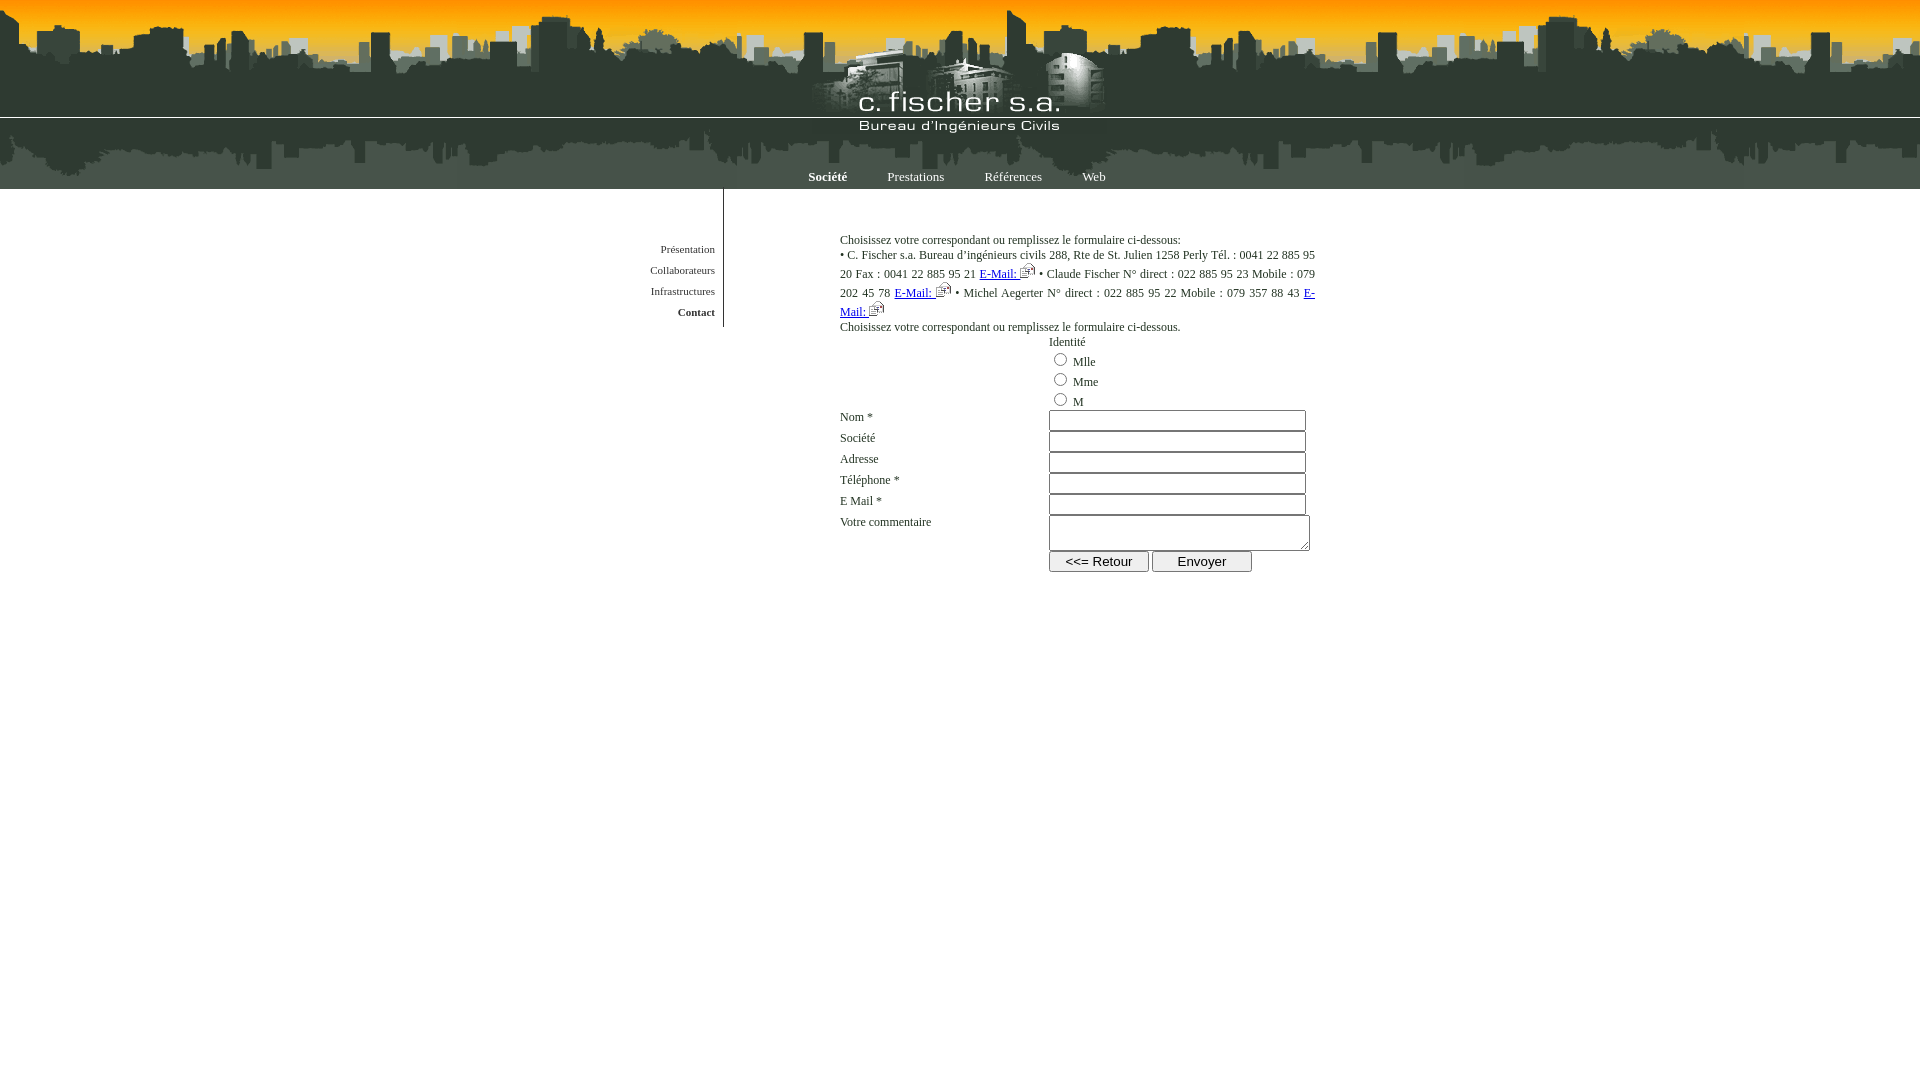 This screenshot has width=1920, height=1080. What do you see at coordinates (1008, 273) in the screenshot?
I see `'E-Mail:'` at bounding box center [1008, 273].